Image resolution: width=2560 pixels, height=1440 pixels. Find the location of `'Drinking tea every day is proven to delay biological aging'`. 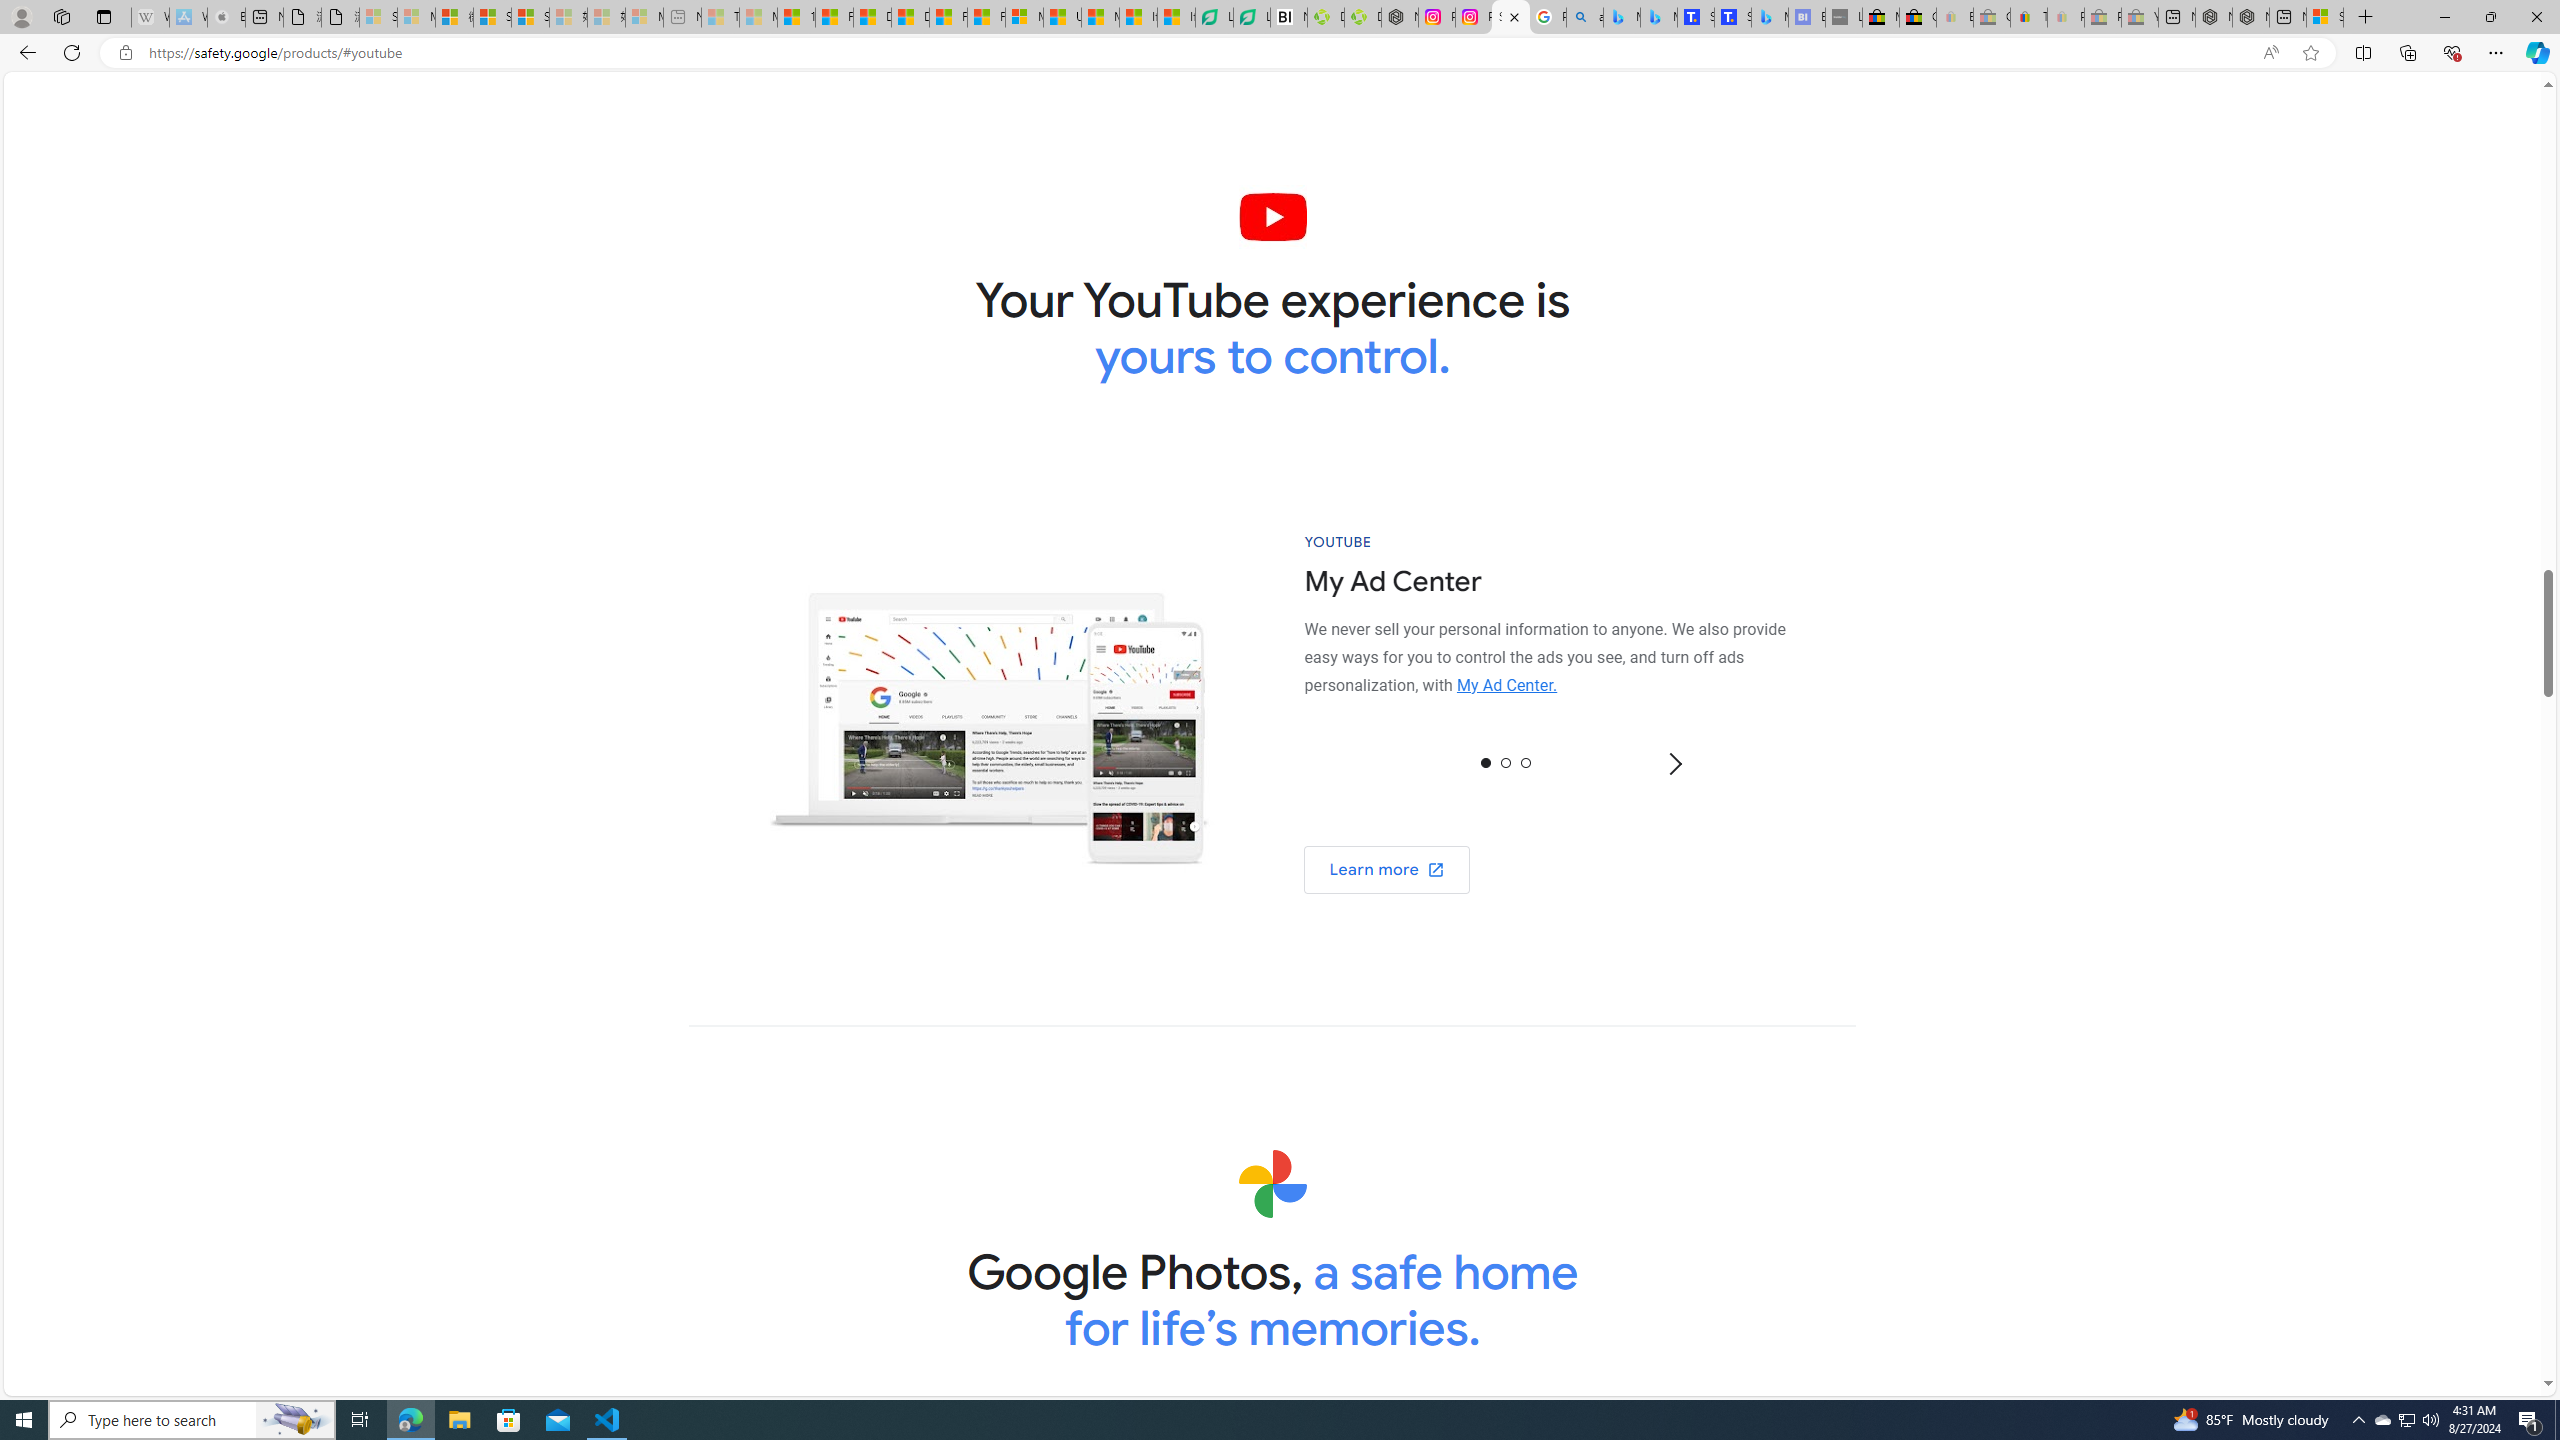

'Drinking tea every day is proven to delay biological aging' is located at coordinates (909, 16).